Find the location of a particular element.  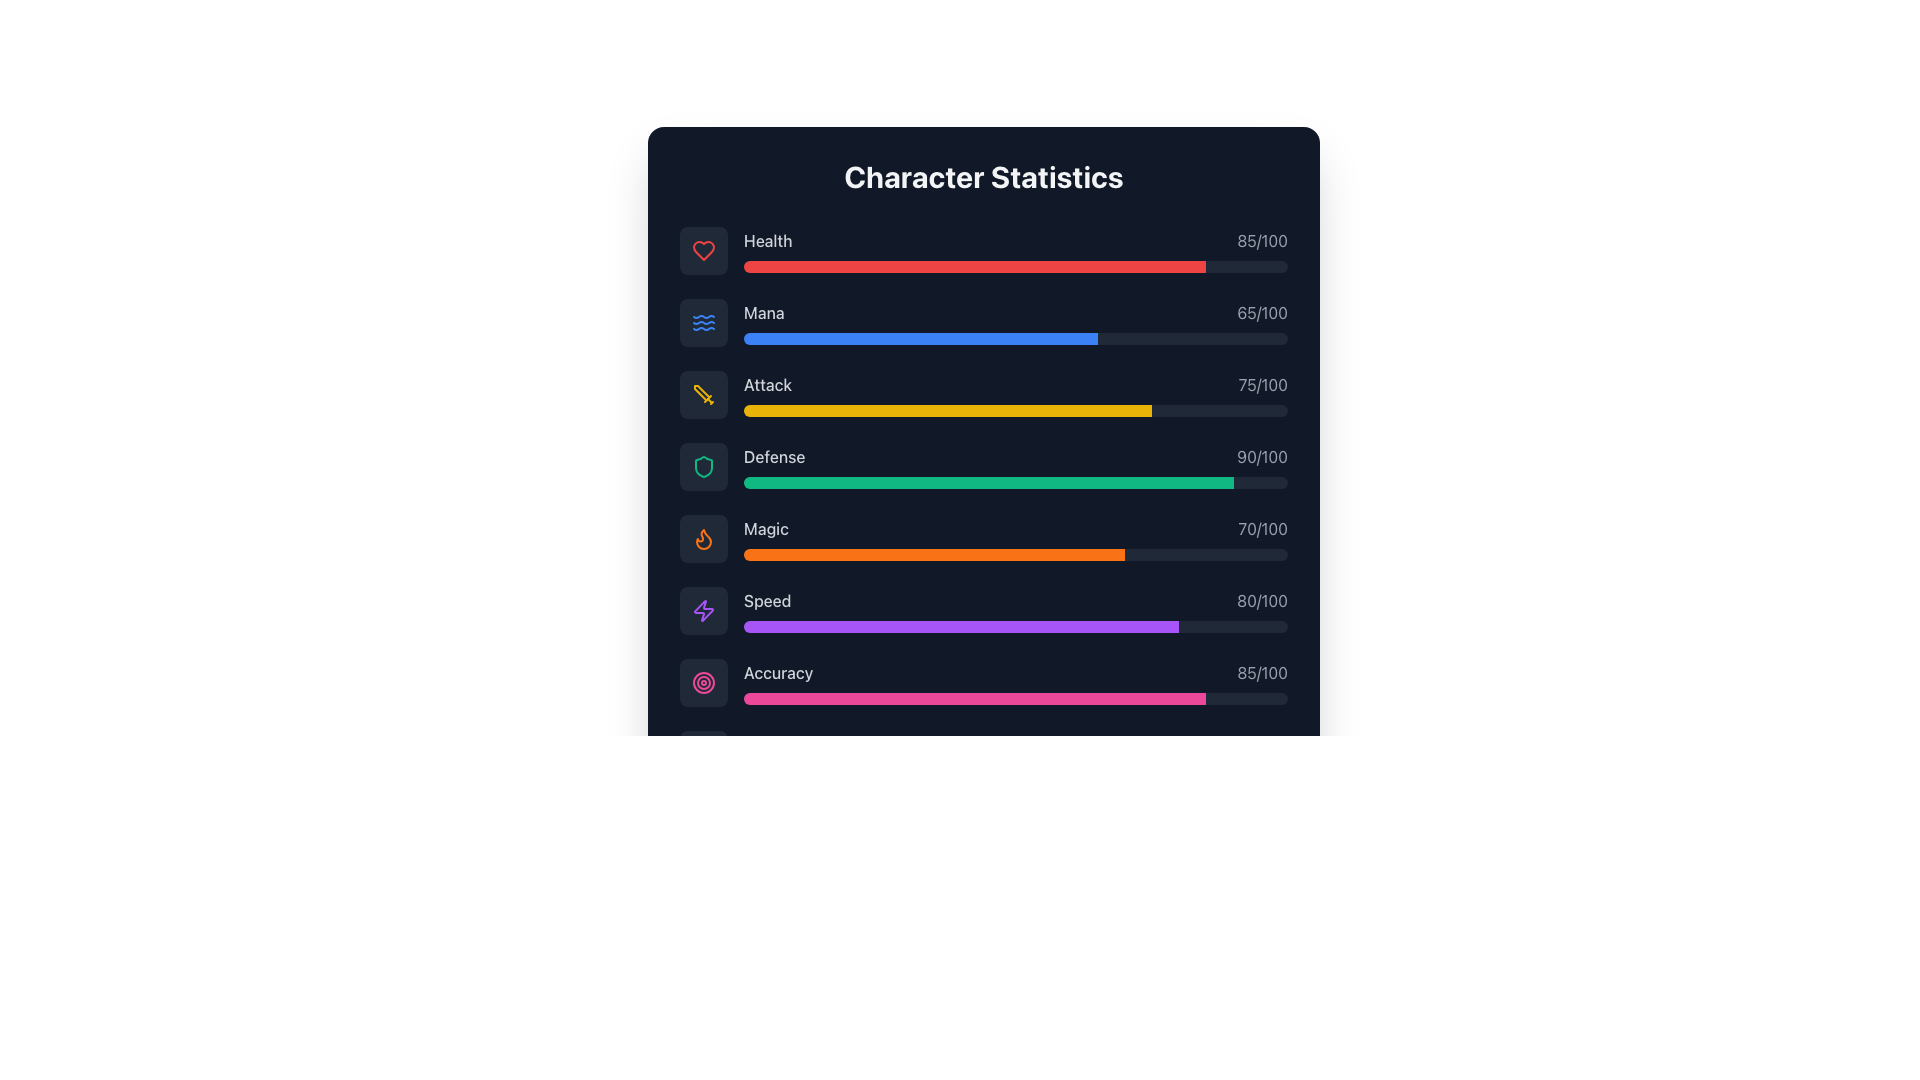

the blue icon with wavy lines located beneath the heart-shaped health icon and above the sword-shaped attack icon, within the 'Character Statistics' section is located at coordinates (704, 322).